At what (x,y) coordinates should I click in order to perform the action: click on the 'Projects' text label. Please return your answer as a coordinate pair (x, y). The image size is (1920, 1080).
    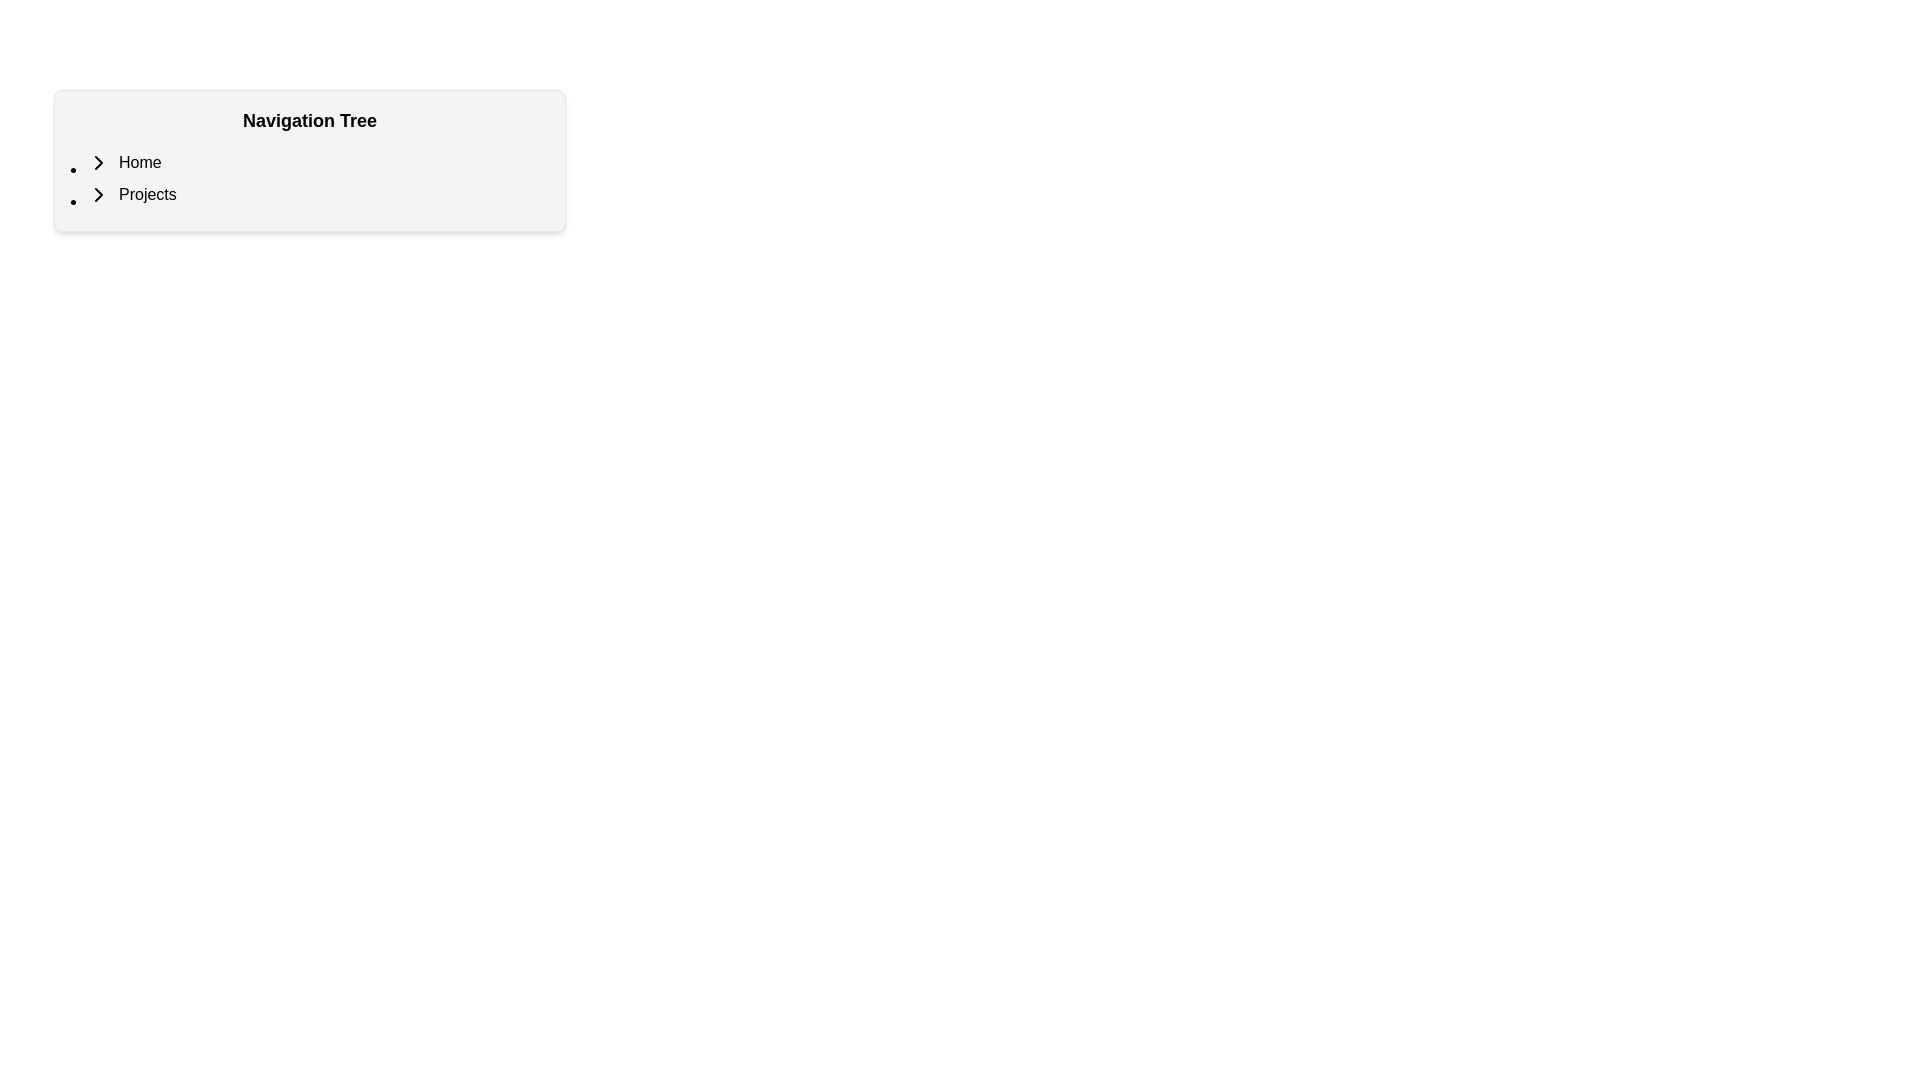
    Looking at the image, I should click on (146, 195).